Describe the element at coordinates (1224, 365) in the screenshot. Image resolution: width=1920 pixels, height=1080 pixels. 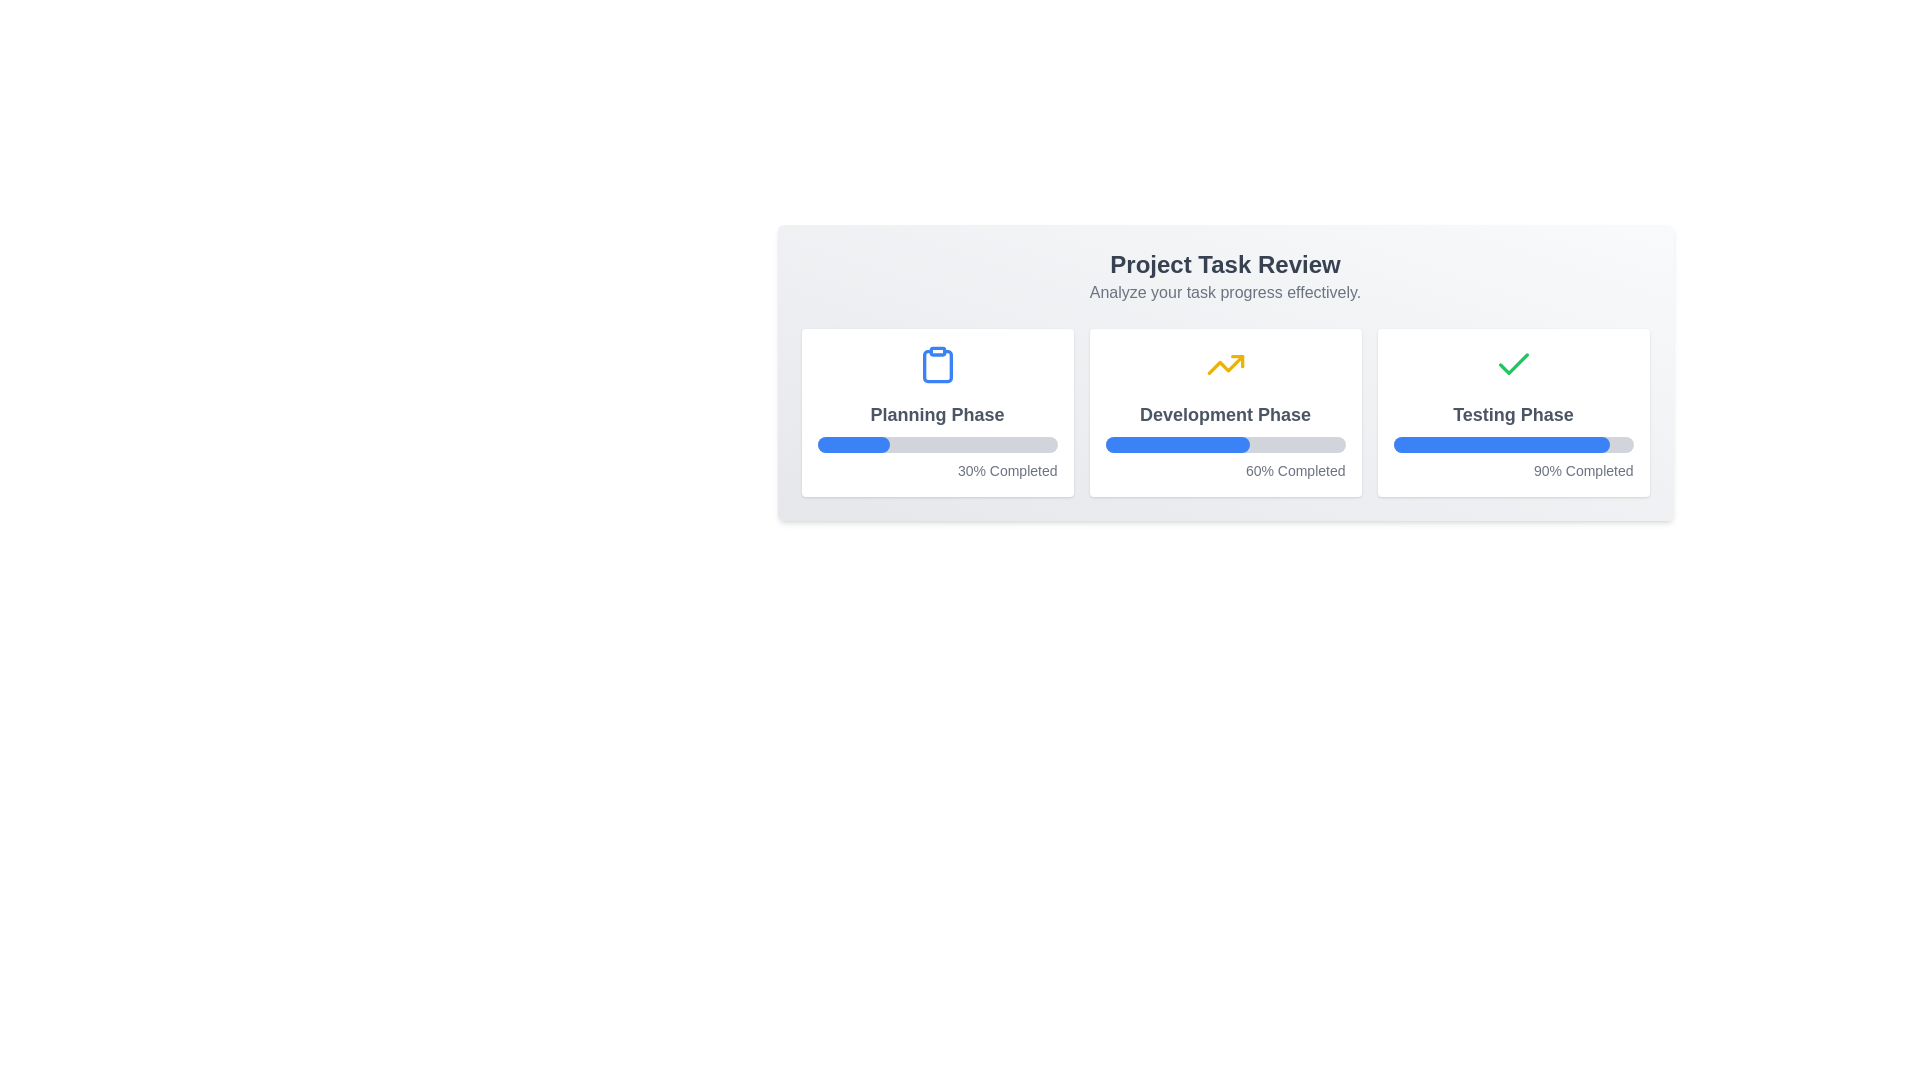
I see `the progress icon located in the header section of the 'Development Phase' card, which is the second card in a row of three cards` at that location.